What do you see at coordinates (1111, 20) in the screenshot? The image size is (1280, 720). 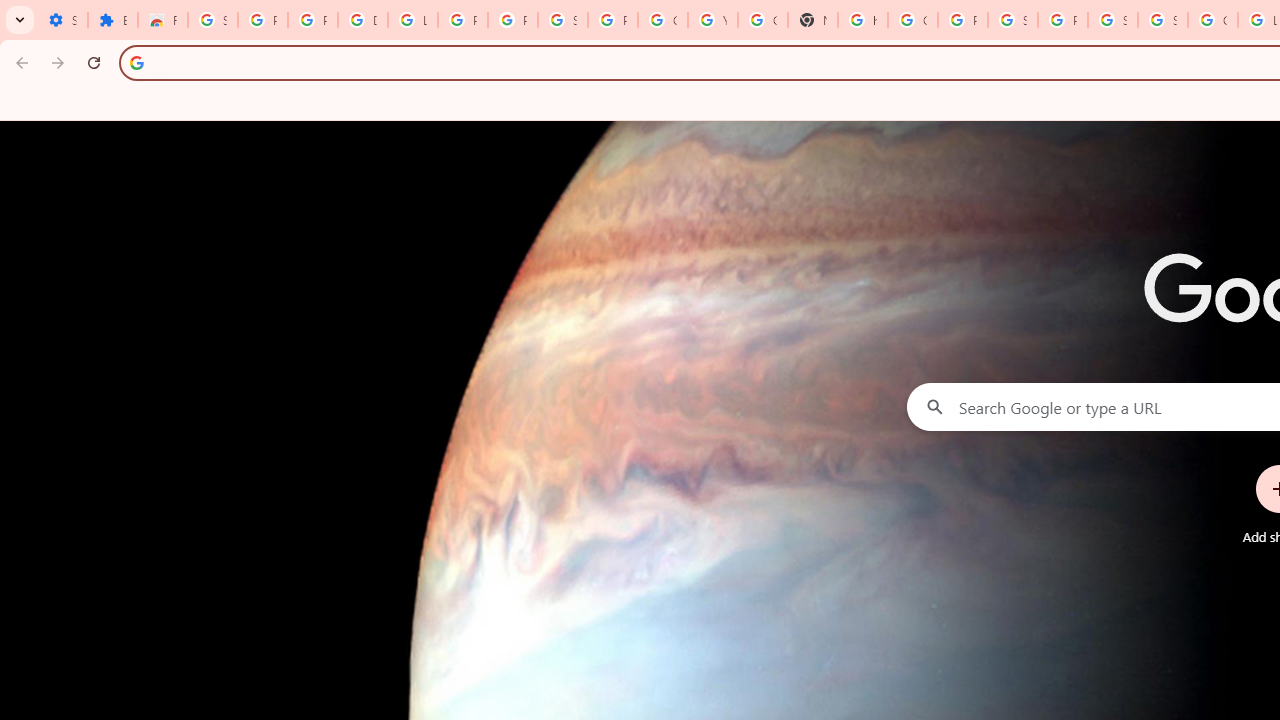 I see `'Sign in - Google Accounts'` at bounding box center [1111, 20].